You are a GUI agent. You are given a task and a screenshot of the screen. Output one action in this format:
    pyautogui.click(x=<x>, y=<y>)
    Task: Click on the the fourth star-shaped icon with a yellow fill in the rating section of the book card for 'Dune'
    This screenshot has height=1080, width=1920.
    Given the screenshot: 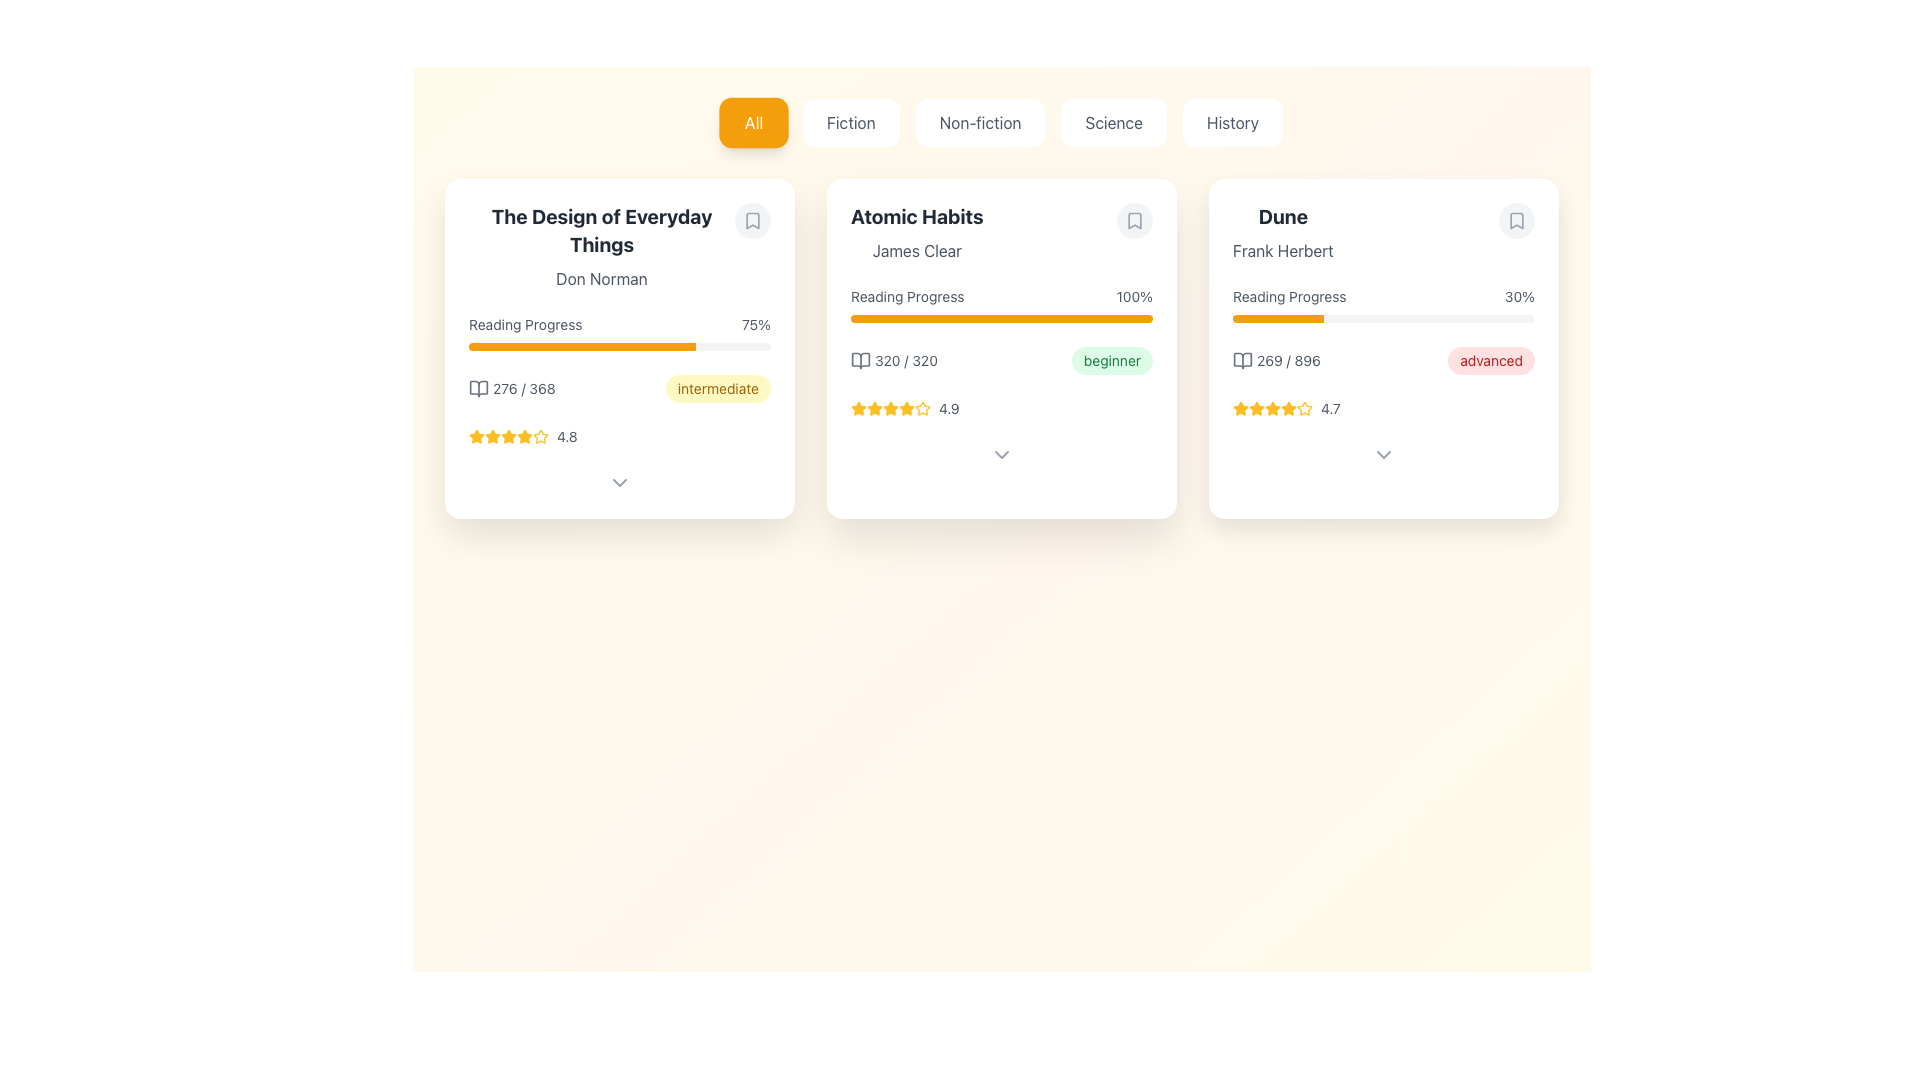 What is the action you would take?
    pyautogui.click(x=1305, y=407)
    